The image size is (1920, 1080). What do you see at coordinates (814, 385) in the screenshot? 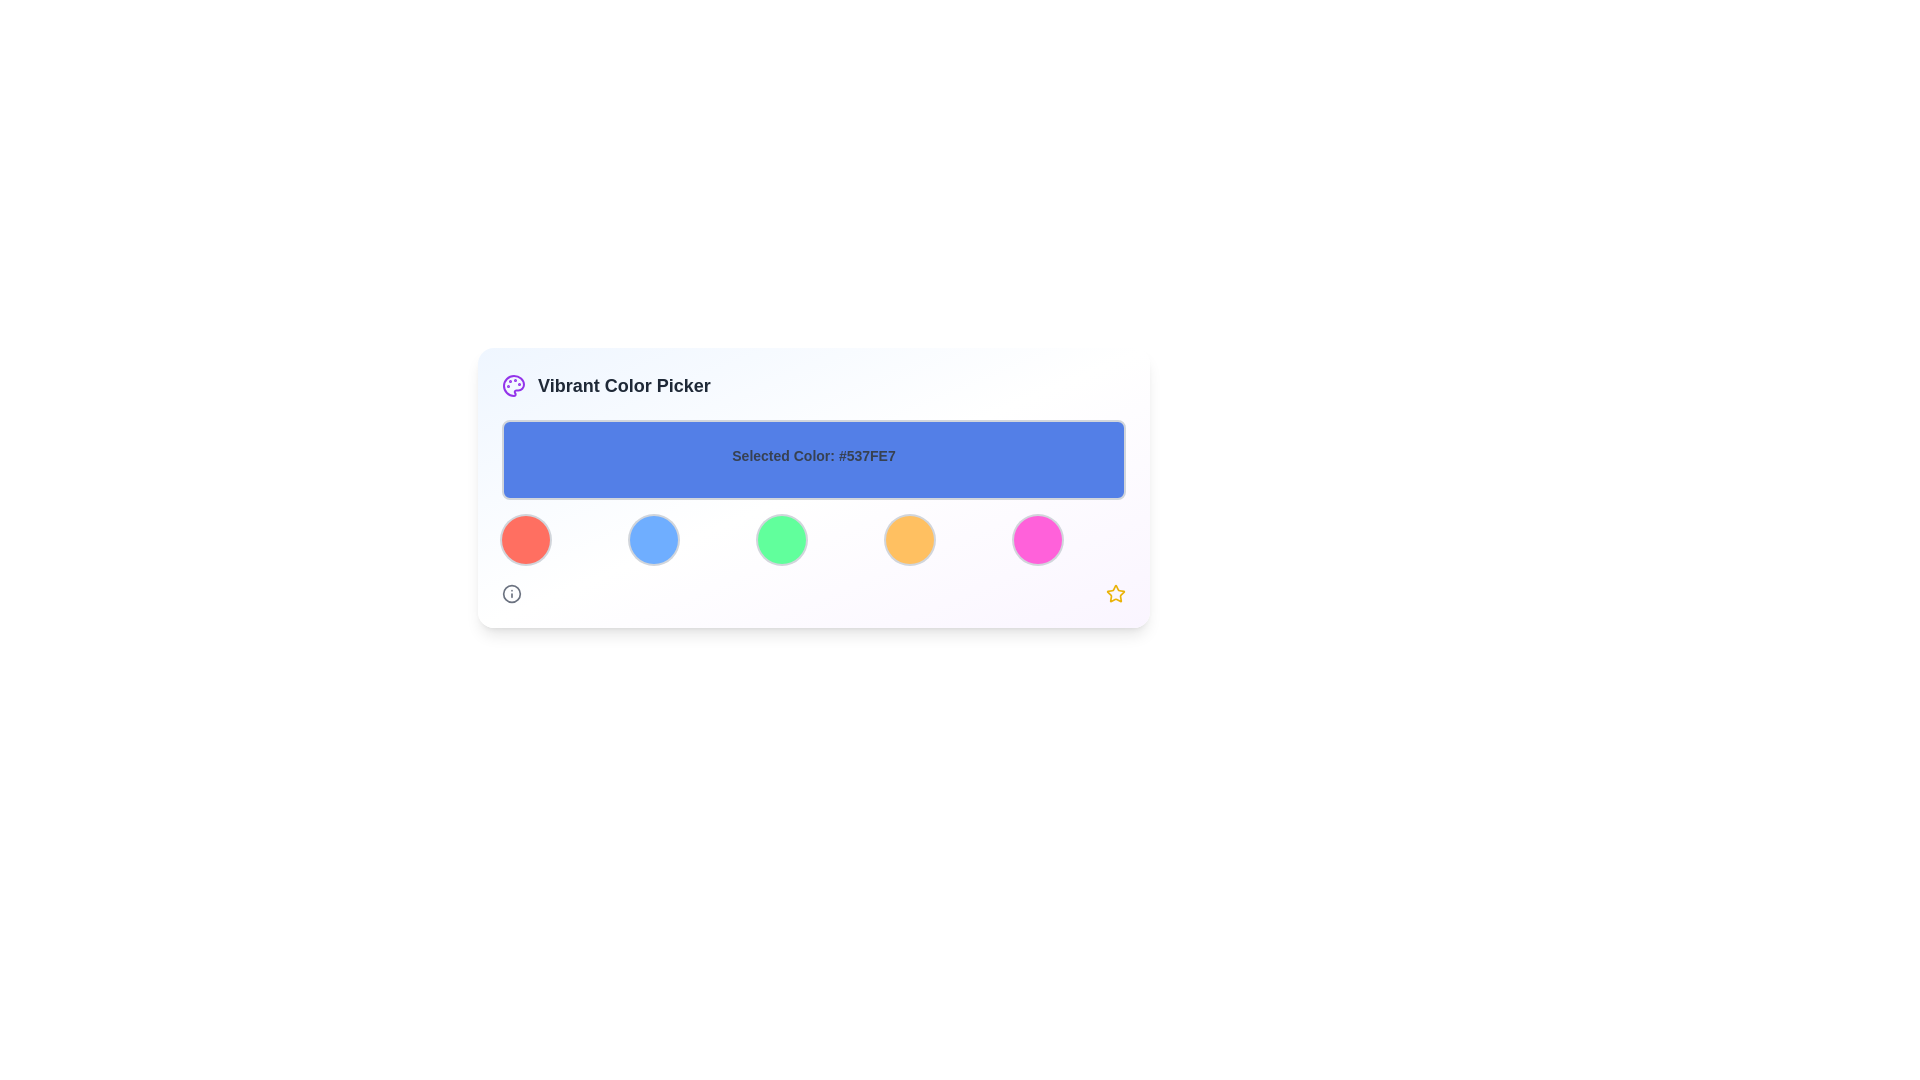
I see `the Header Section element containing the purple circular icon of a palette and the label 'Vibrant Color Picker' by moving the cursor to its center` at bounding box center [814, 385].